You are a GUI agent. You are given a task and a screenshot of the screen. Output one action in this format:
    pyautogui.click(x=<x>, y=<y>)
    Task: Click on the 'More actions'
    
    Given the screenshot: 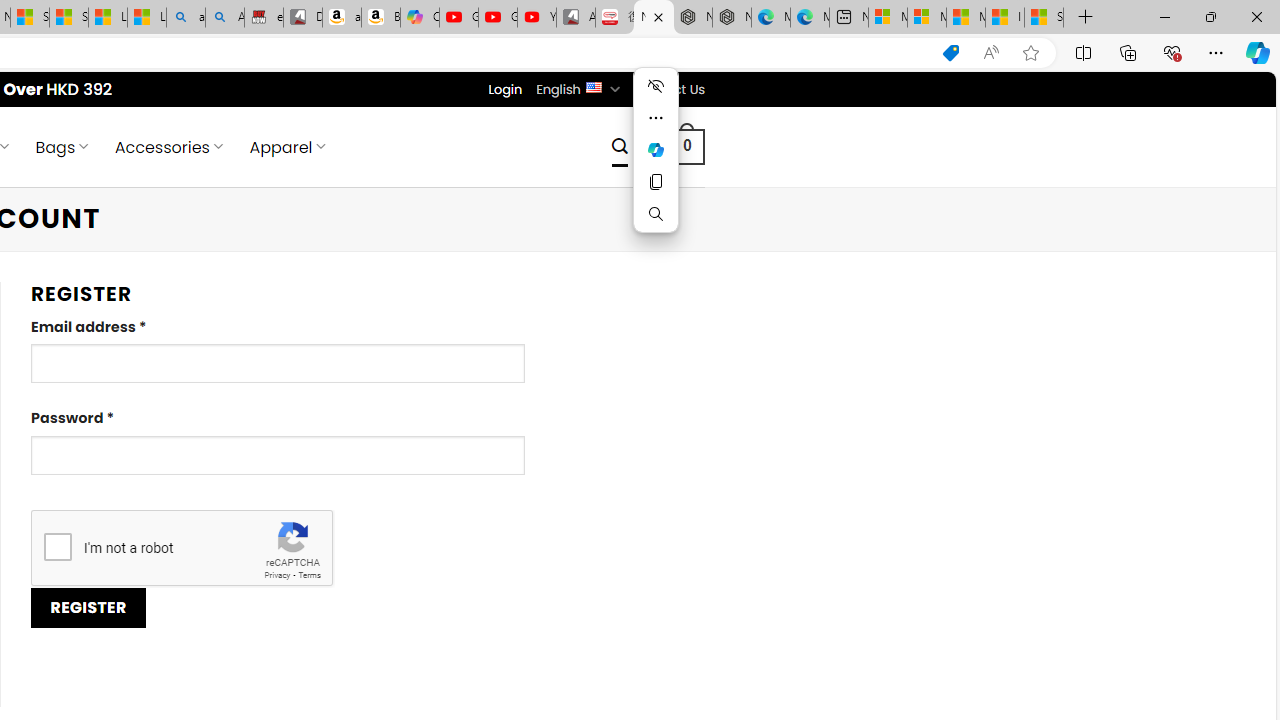 What is the action you would take?
    pyautogui.click(x=656, y=118)
    